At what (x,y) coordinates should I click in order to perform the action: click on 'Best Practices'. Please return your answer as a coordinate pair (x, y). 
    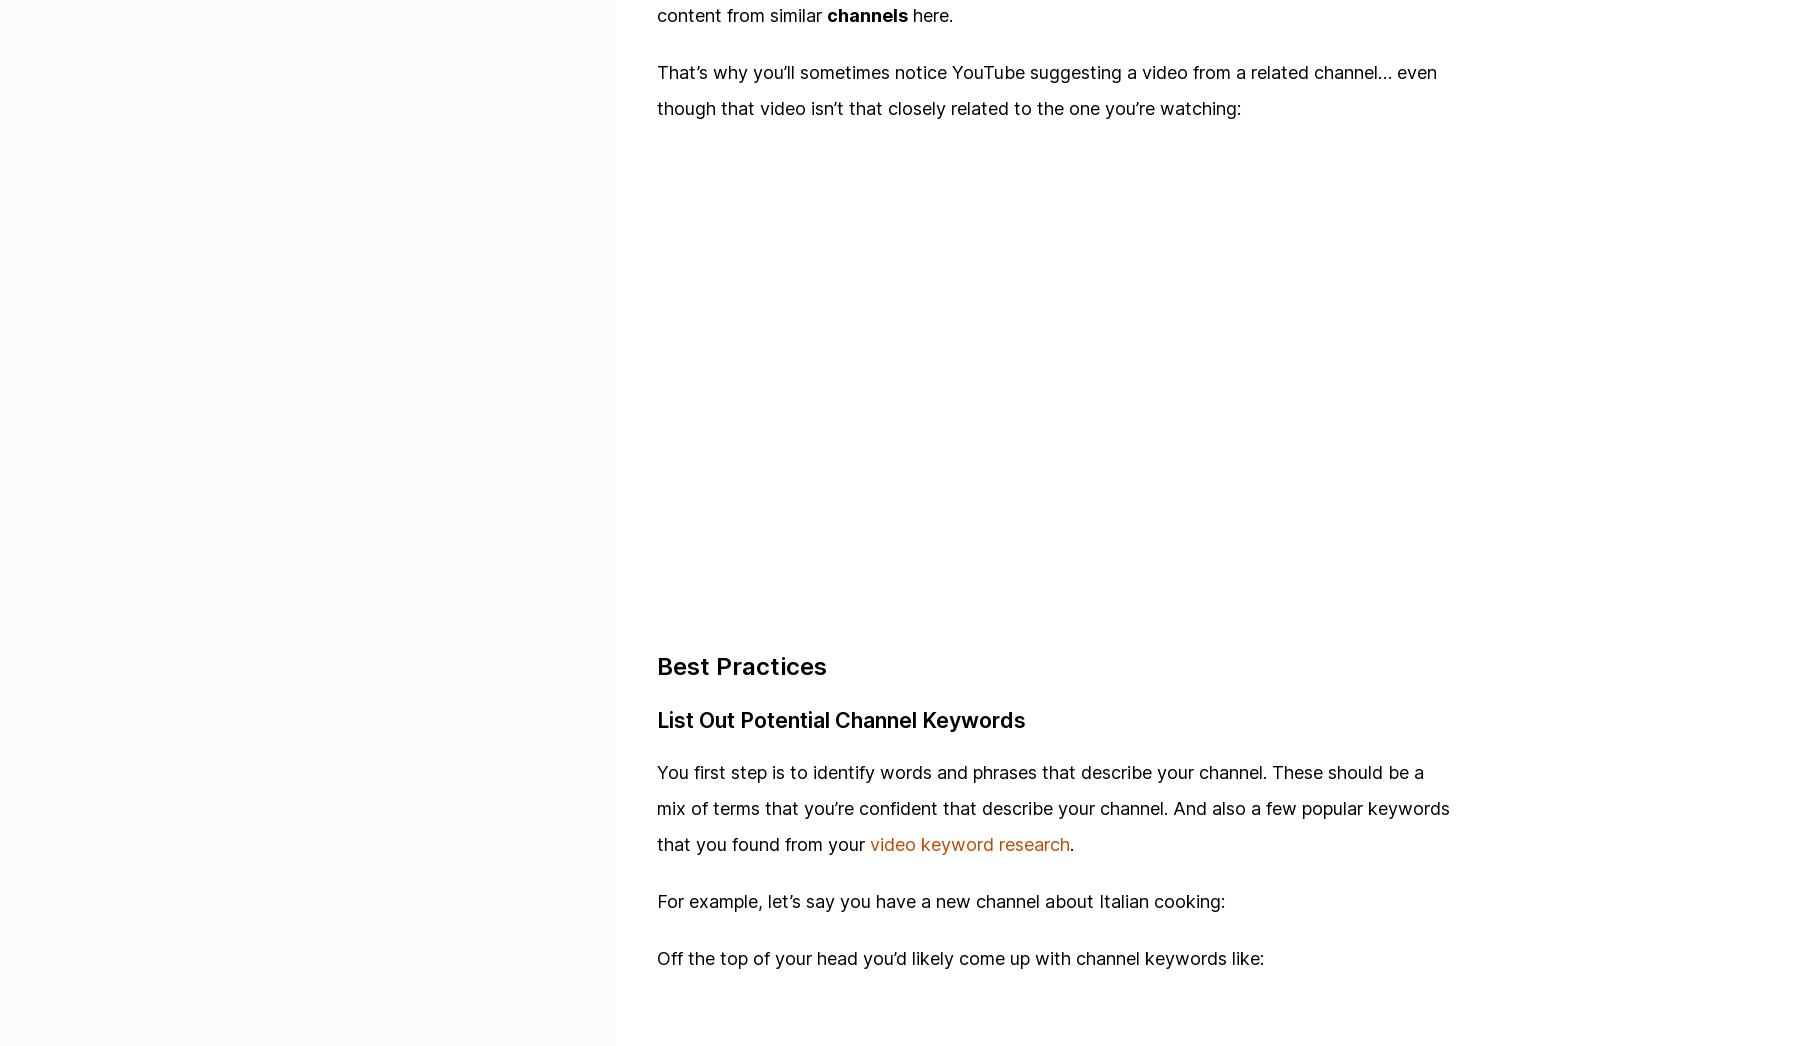
    Looking at the image, I should click on (740, 665).